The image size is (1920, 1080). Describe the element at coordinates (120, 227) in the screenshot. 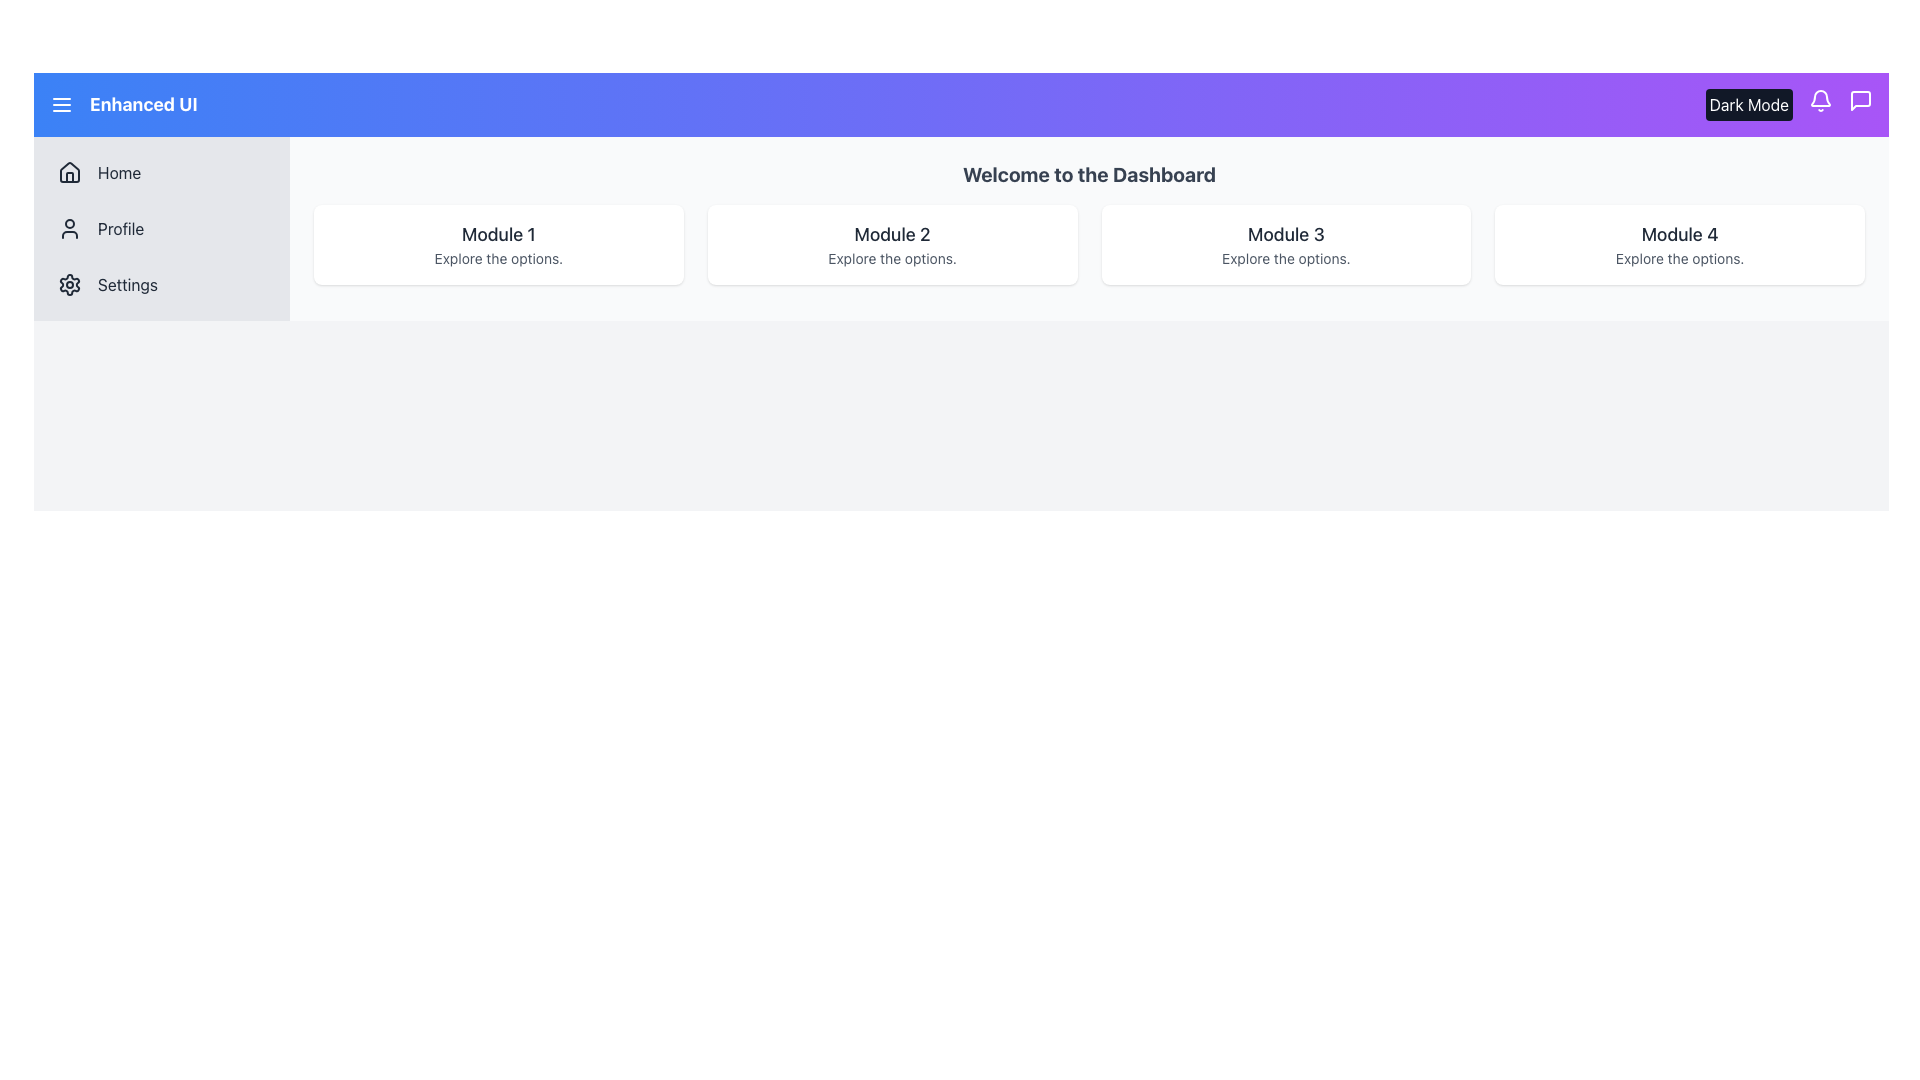

I see `the label indicating the user's profile section in the sidebar menu, positioned to the right of the user silhouette icon and vertically aligned with 'Home' and 'Settings'` at that location.